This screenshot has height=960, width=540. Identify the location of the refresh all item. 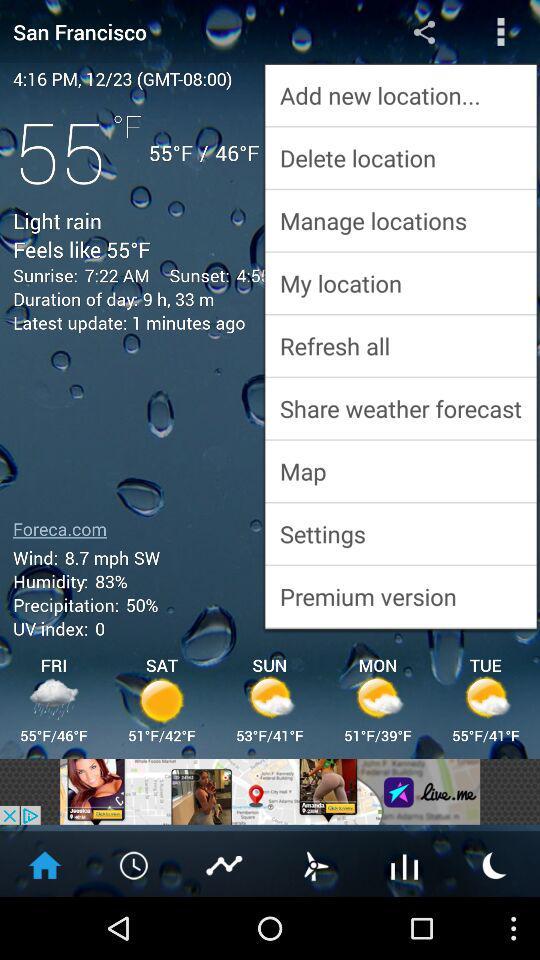
(400, 345).